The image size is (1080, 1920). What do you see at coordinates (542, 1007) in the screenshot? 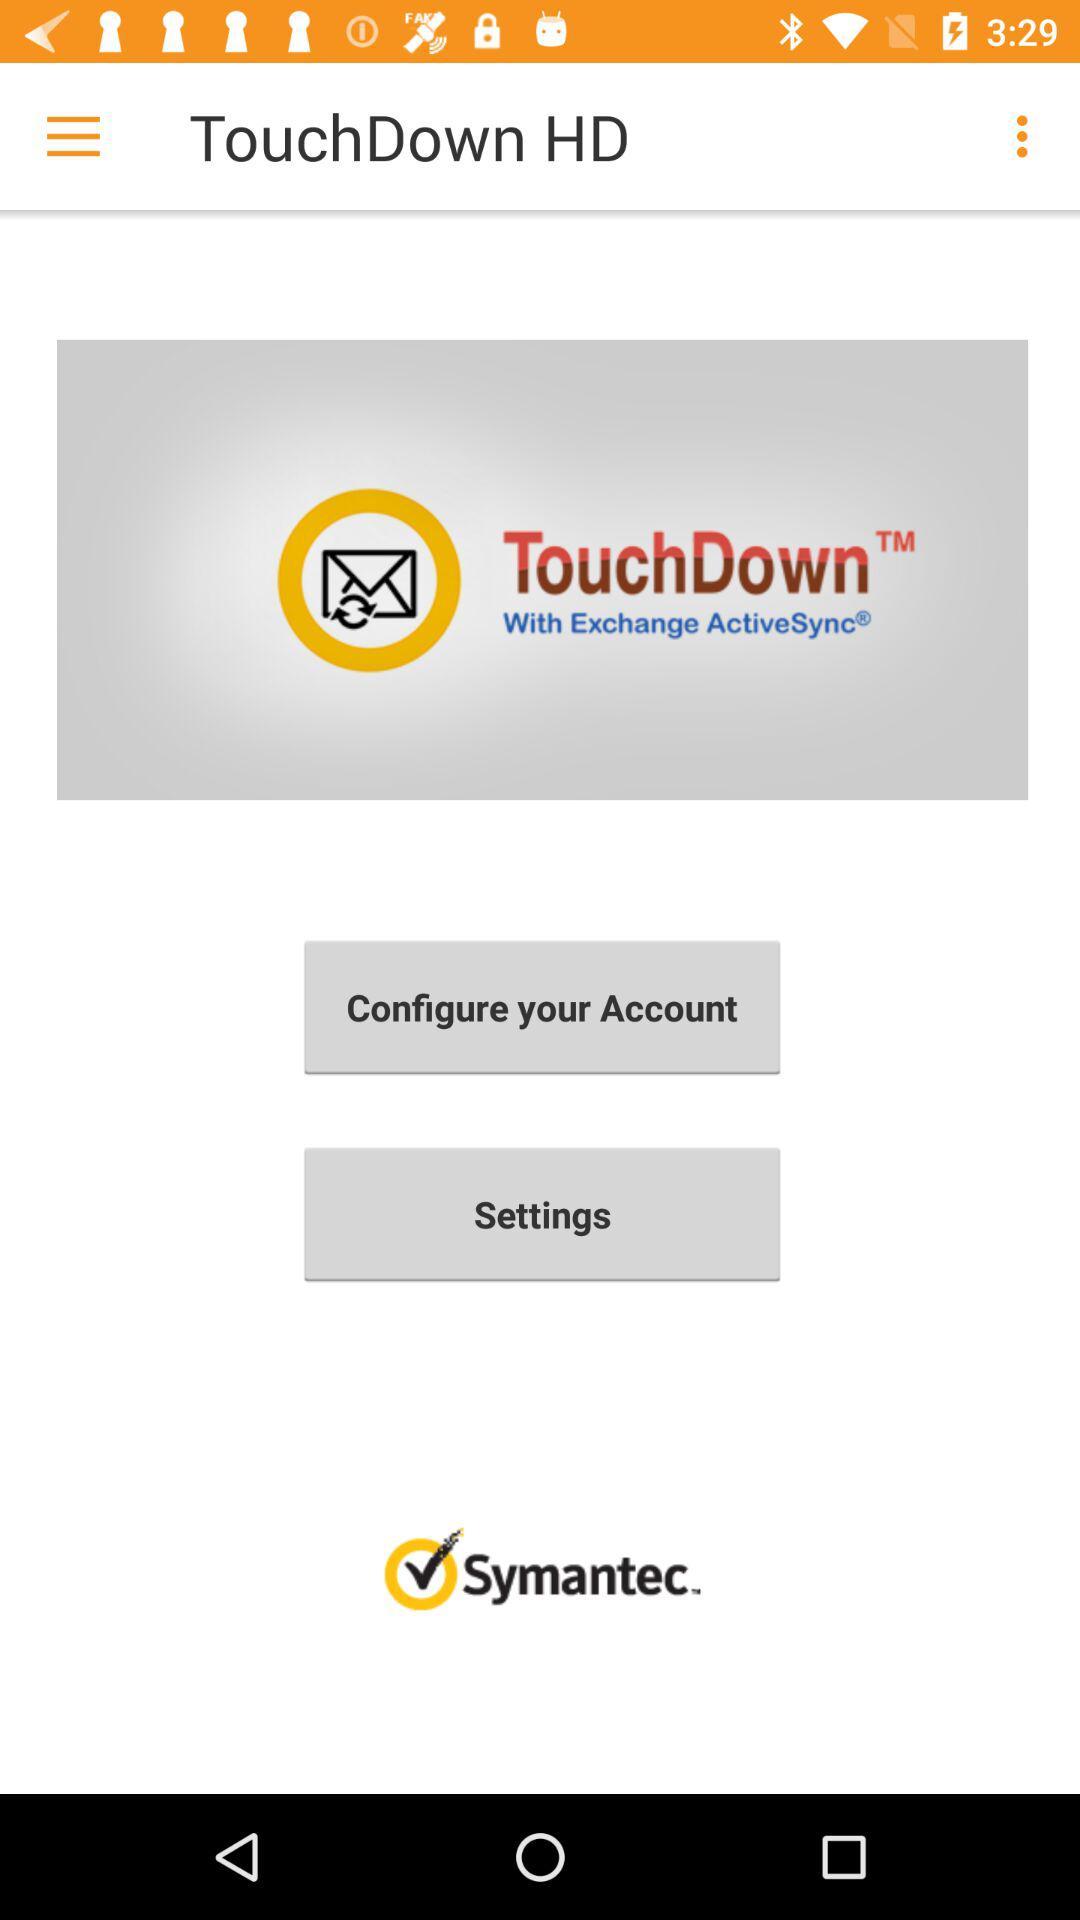
I see `the configure your account item` at bounding box center [542, 1007].